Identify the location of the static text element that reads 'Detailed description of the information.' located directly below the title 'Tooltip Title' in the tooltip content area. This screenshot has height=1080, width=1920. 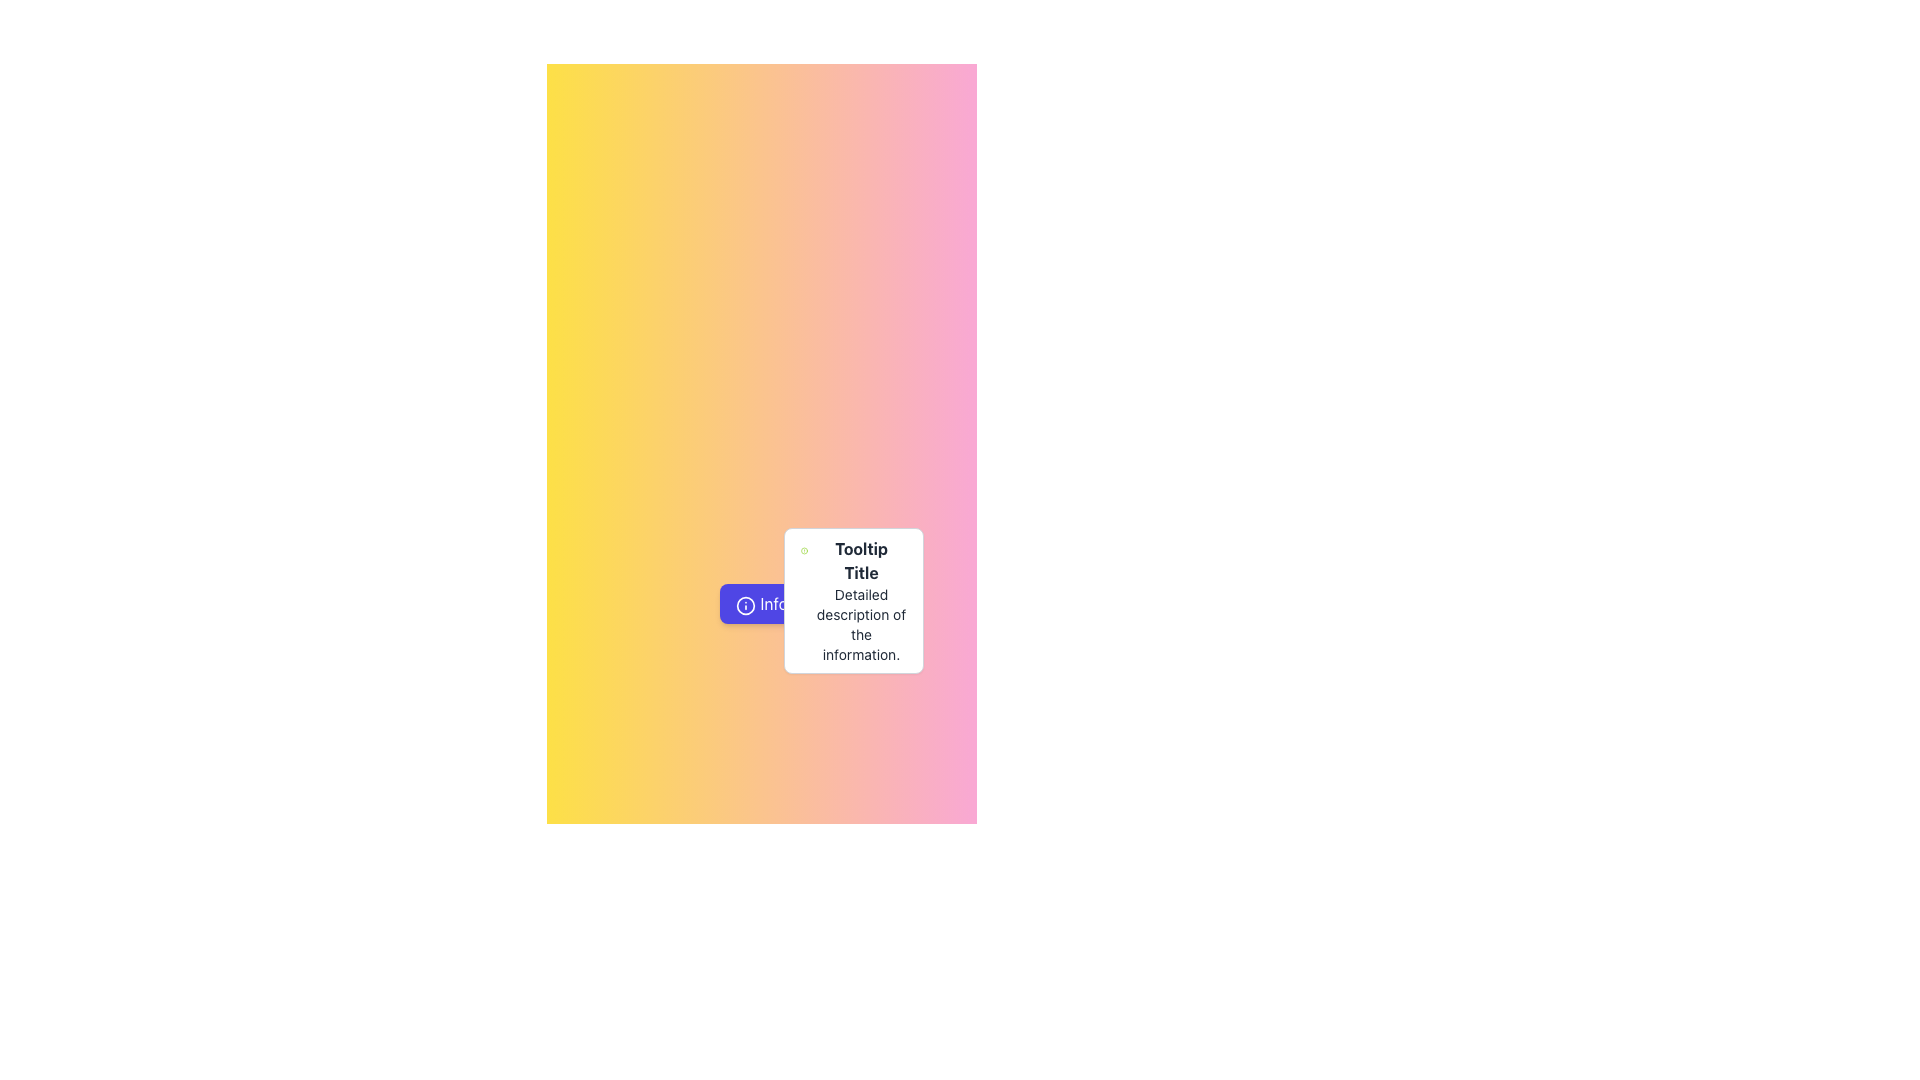
(861, 623).